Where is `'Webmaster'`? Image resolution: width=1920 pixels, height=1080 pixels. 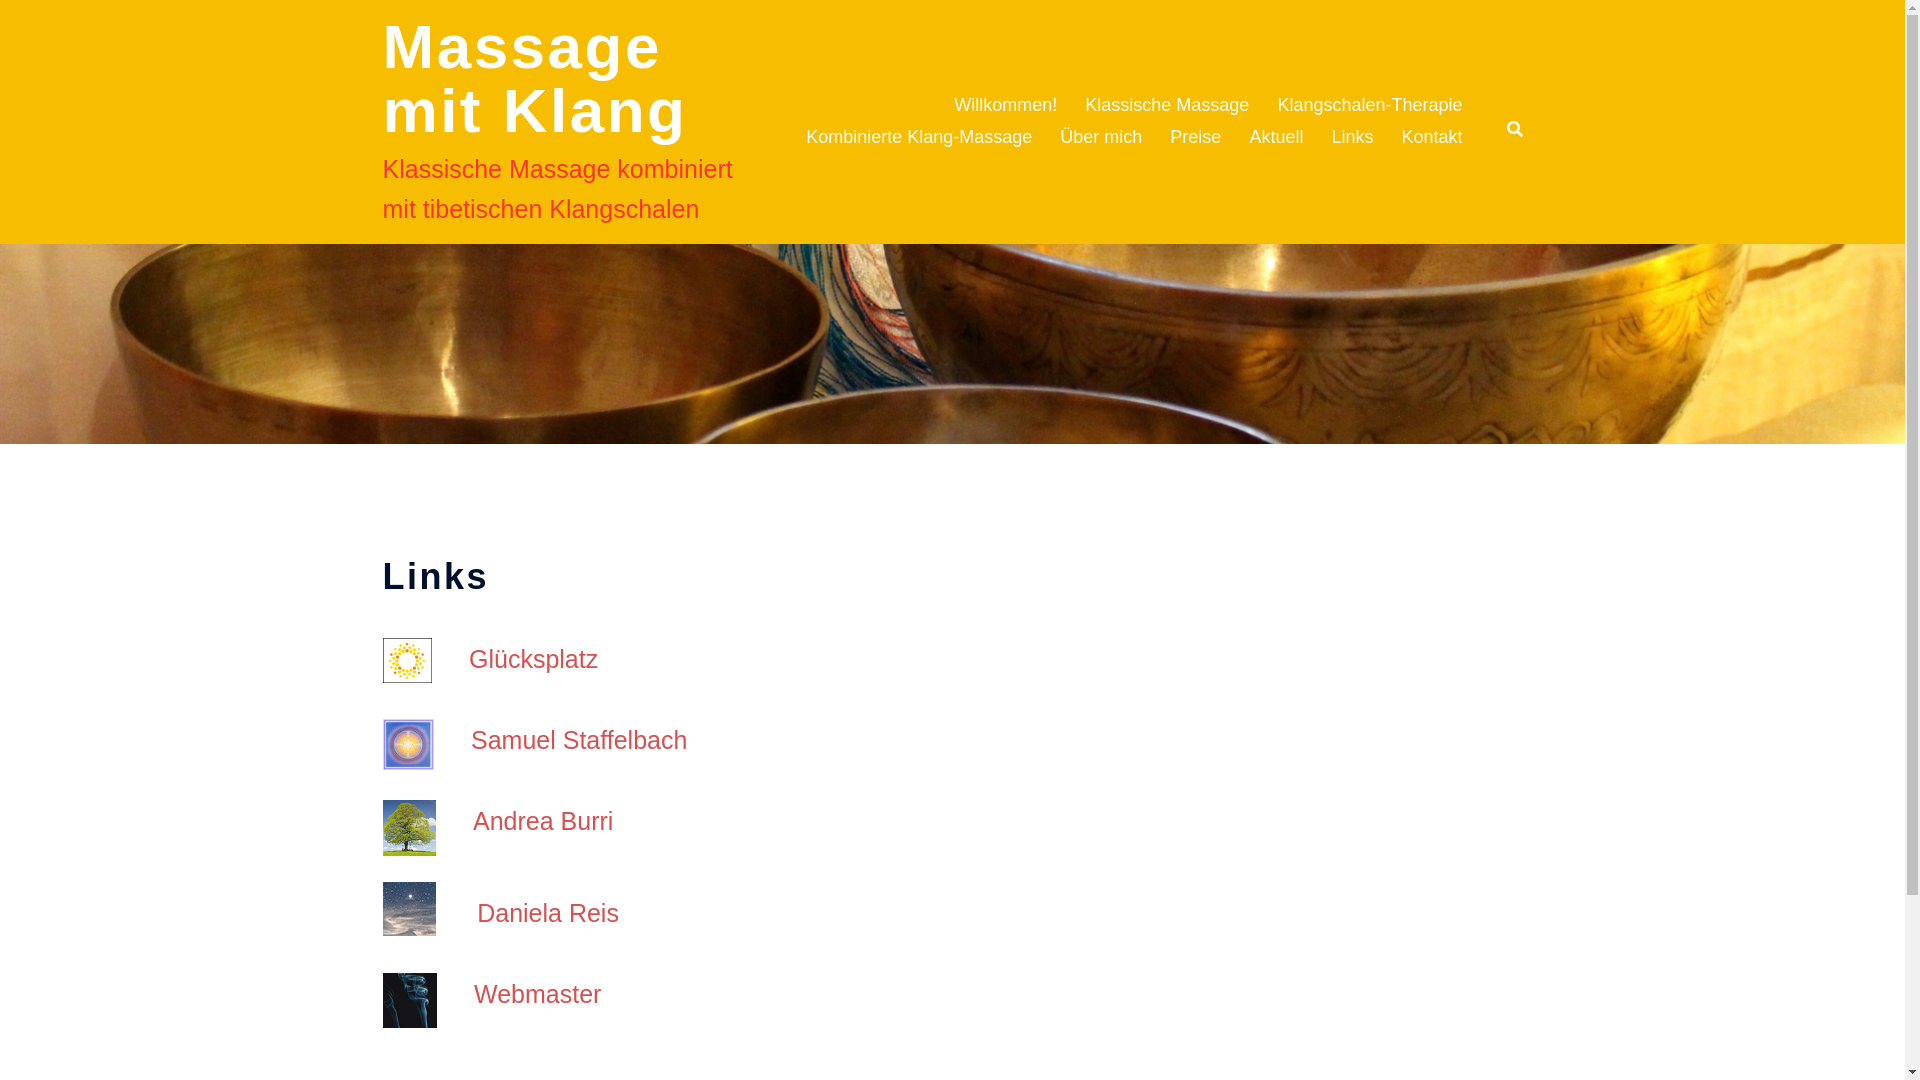 'Webmaster' is located at coordinates (473, 994).